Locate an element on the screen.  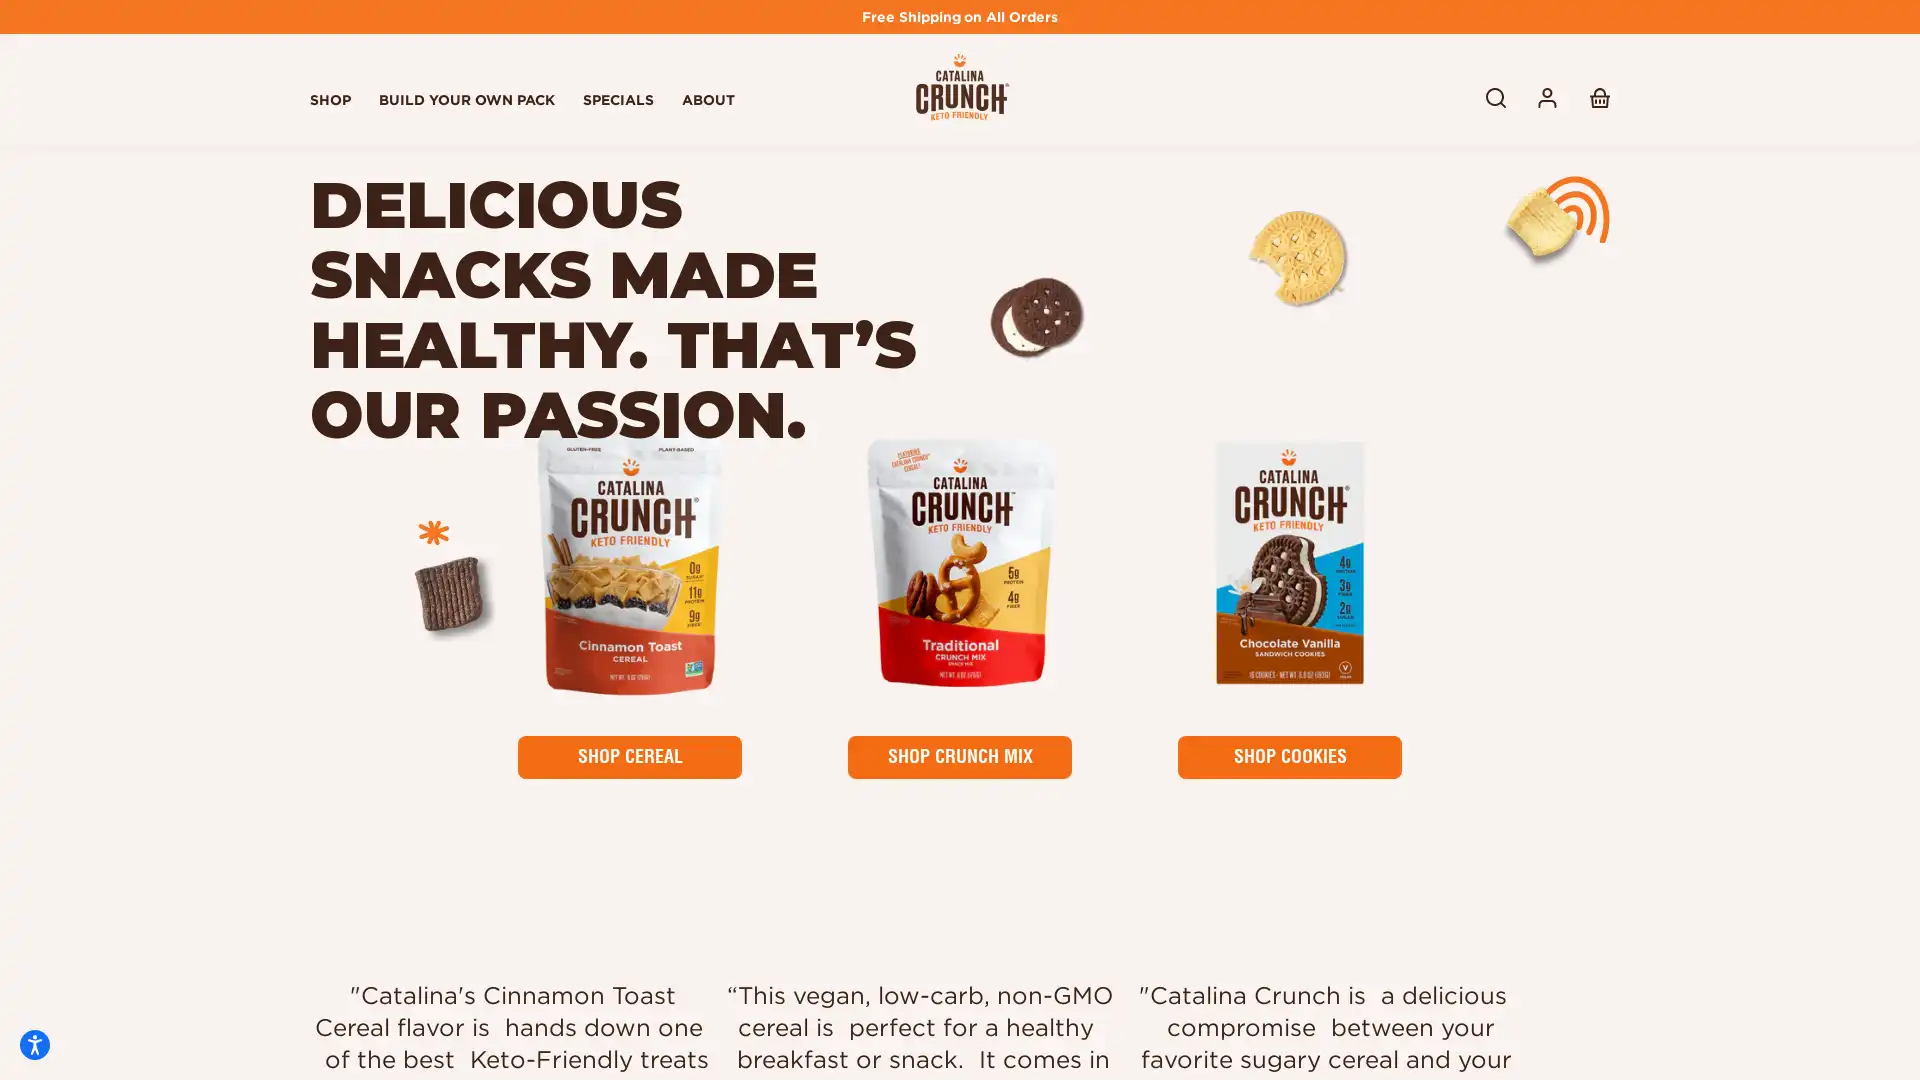
Submit search is located at coordinates (1496, 97).